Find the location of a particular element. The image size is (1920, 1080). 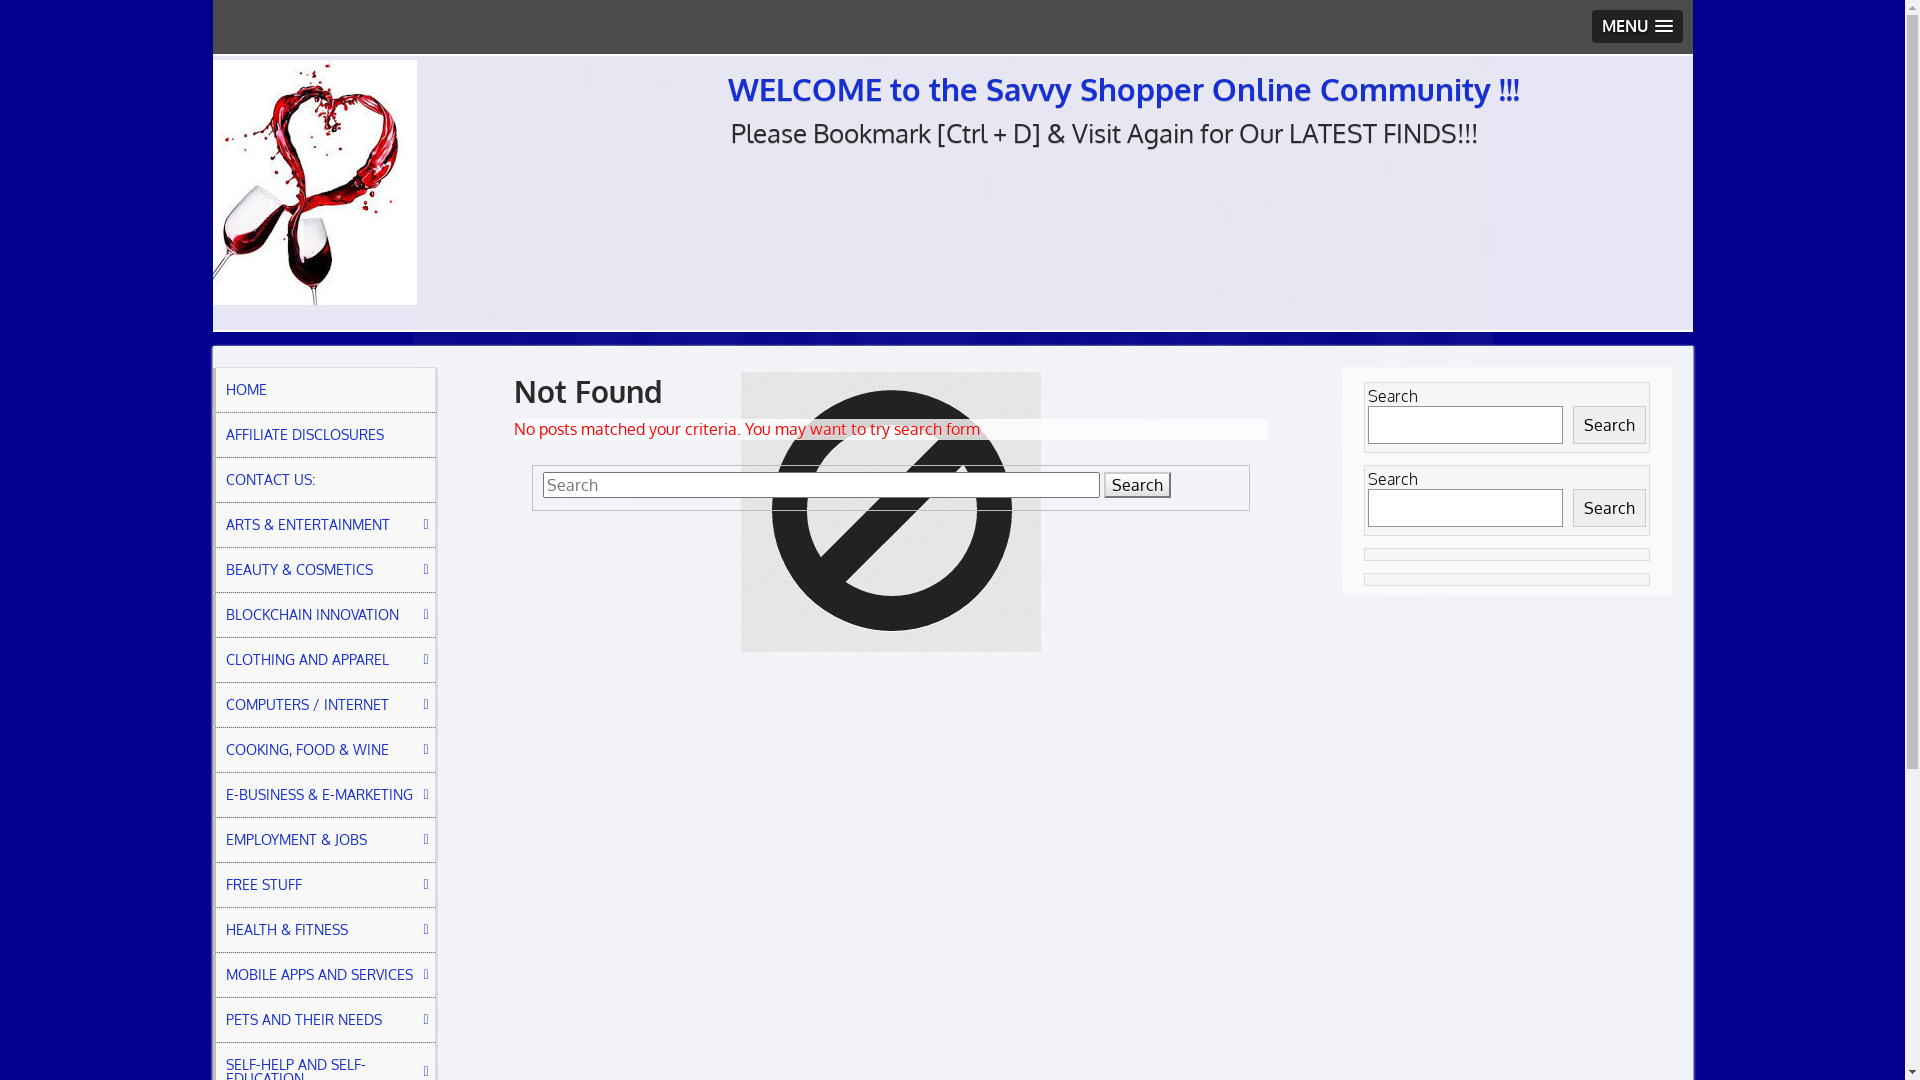

'CONTACT US:' is located at coordinates (324, 479).